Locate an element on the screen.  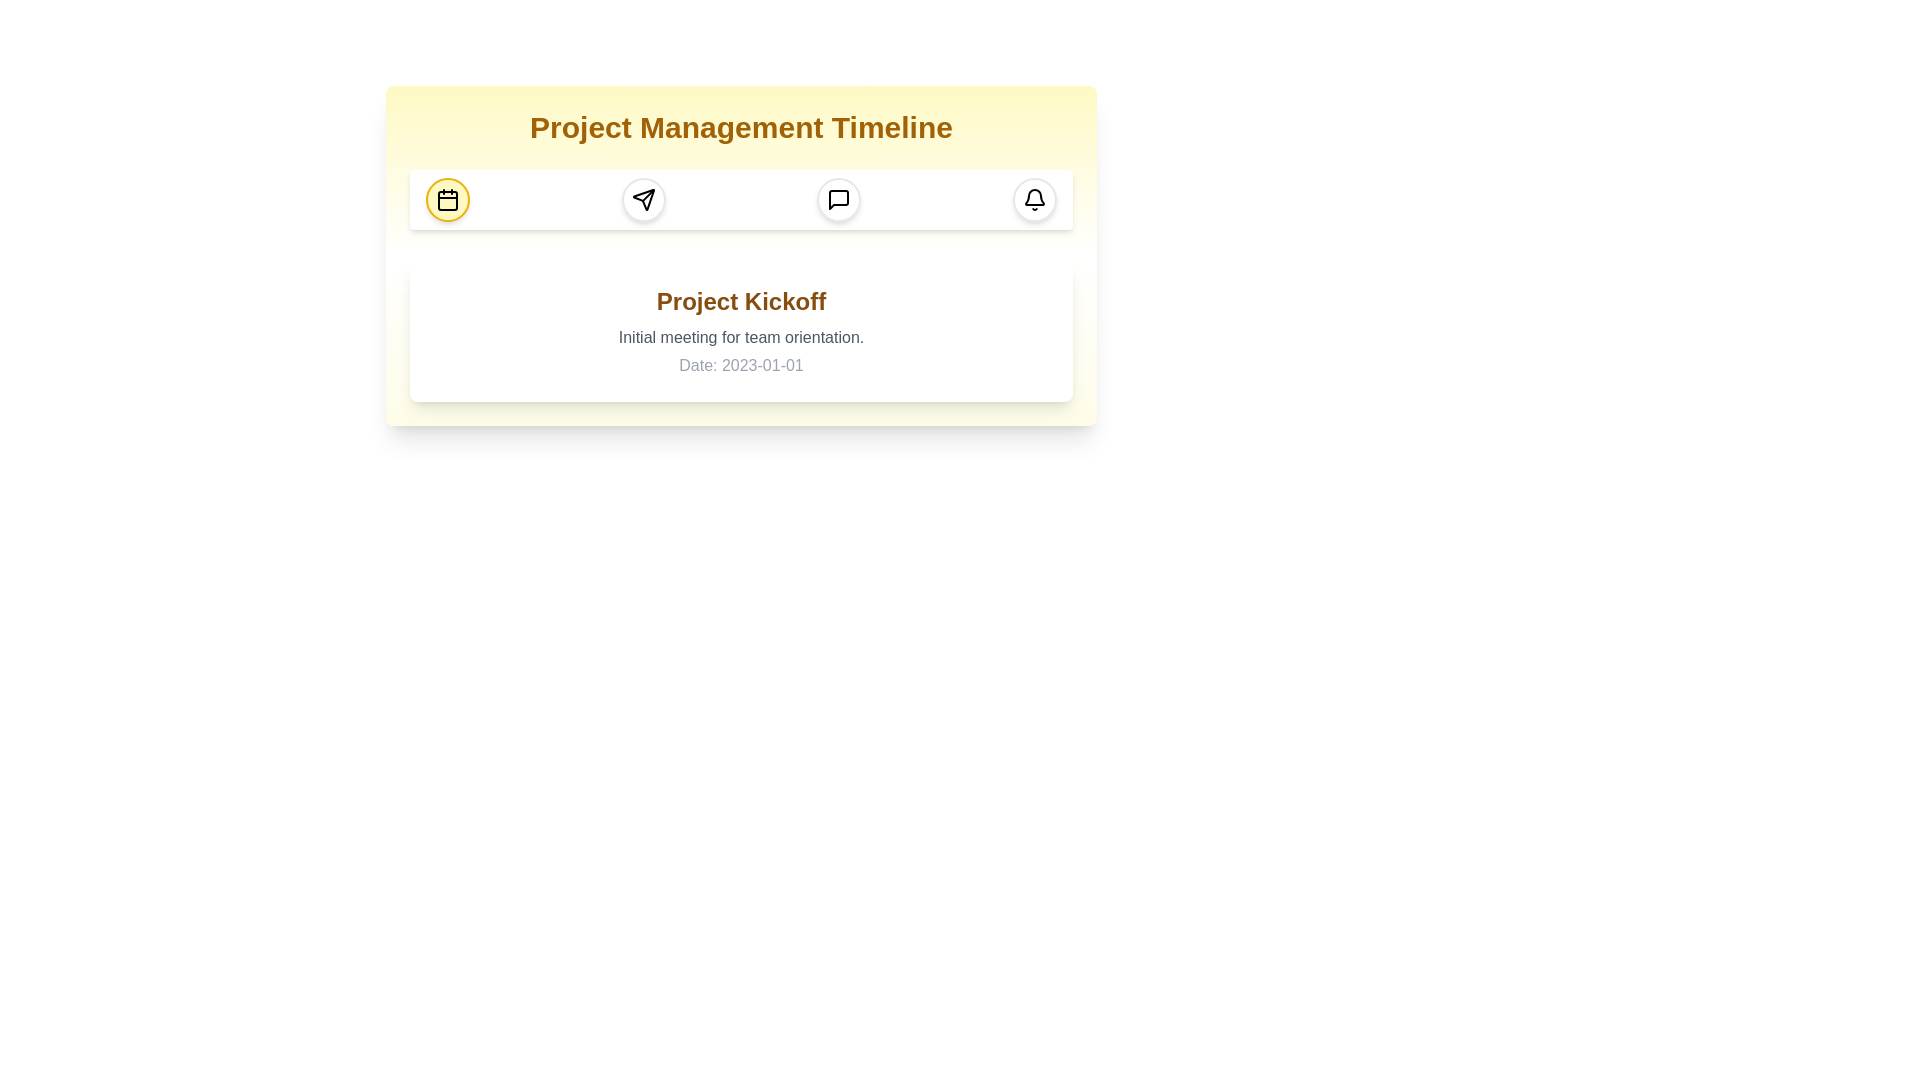
the arrow graphic representing the 'Send' action inside the second button from the left in the row of circular buttons at the top of the interface is located at coordinates (643, 200).